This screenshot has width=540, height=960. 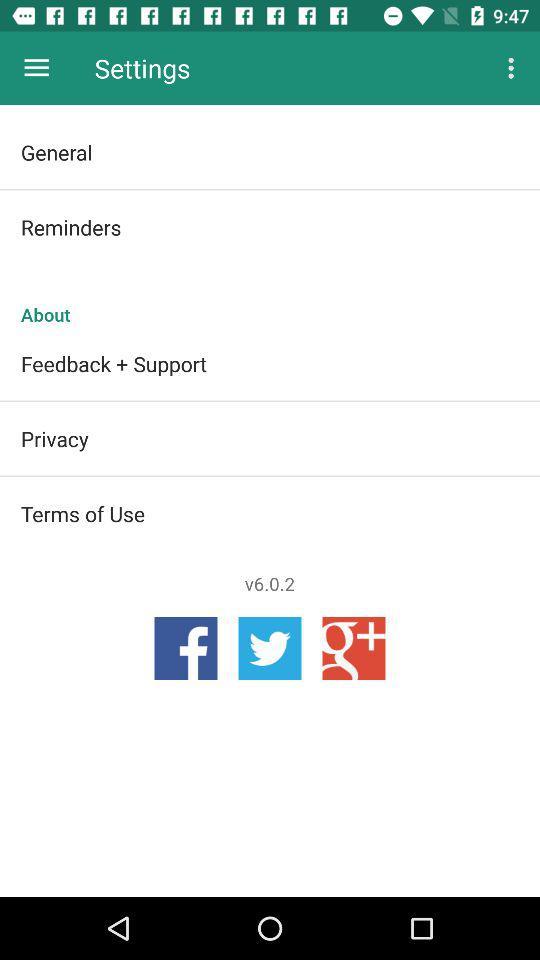 What do you see at coordinates (270, 647) in the screenshot?
I see `twitter button` at bounding box center [270, 647].